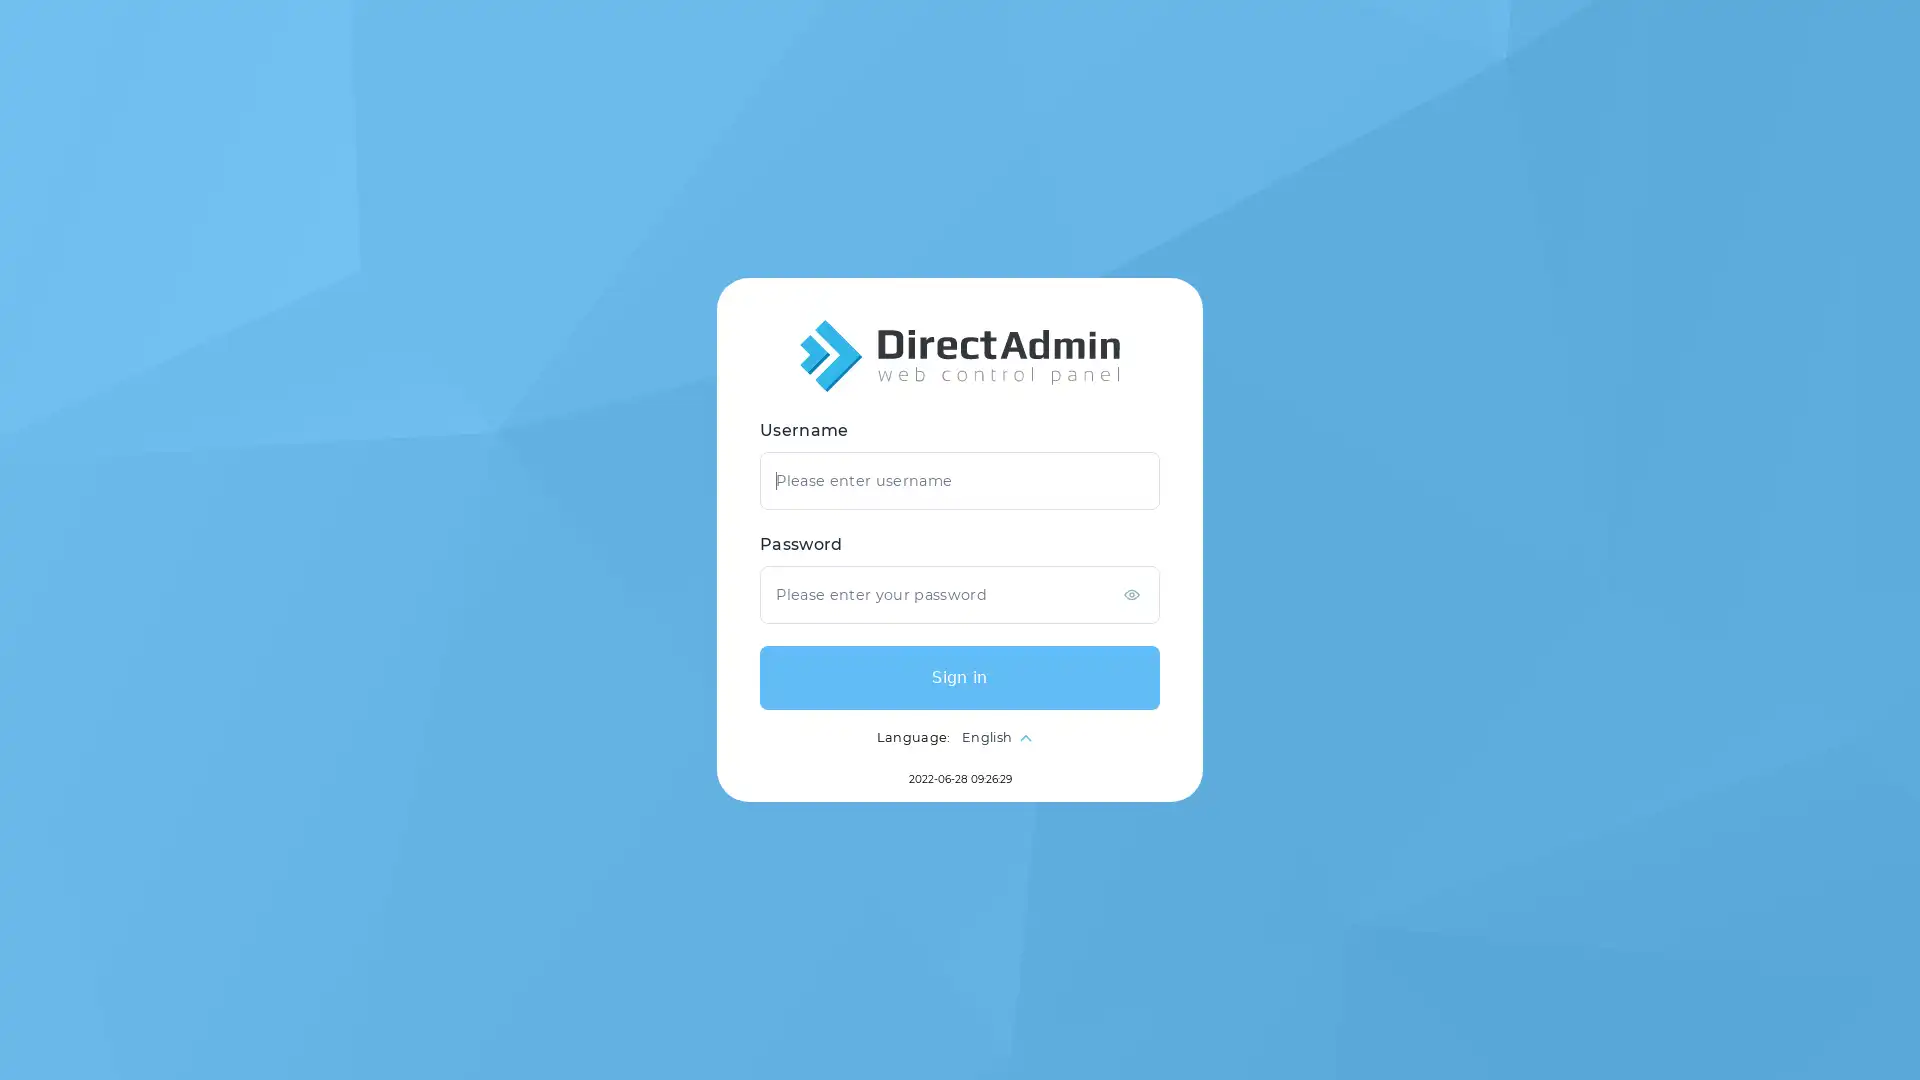  Describe the element at coordinates (1200, 847) in the screenshot. I see `Sign in` at that location.